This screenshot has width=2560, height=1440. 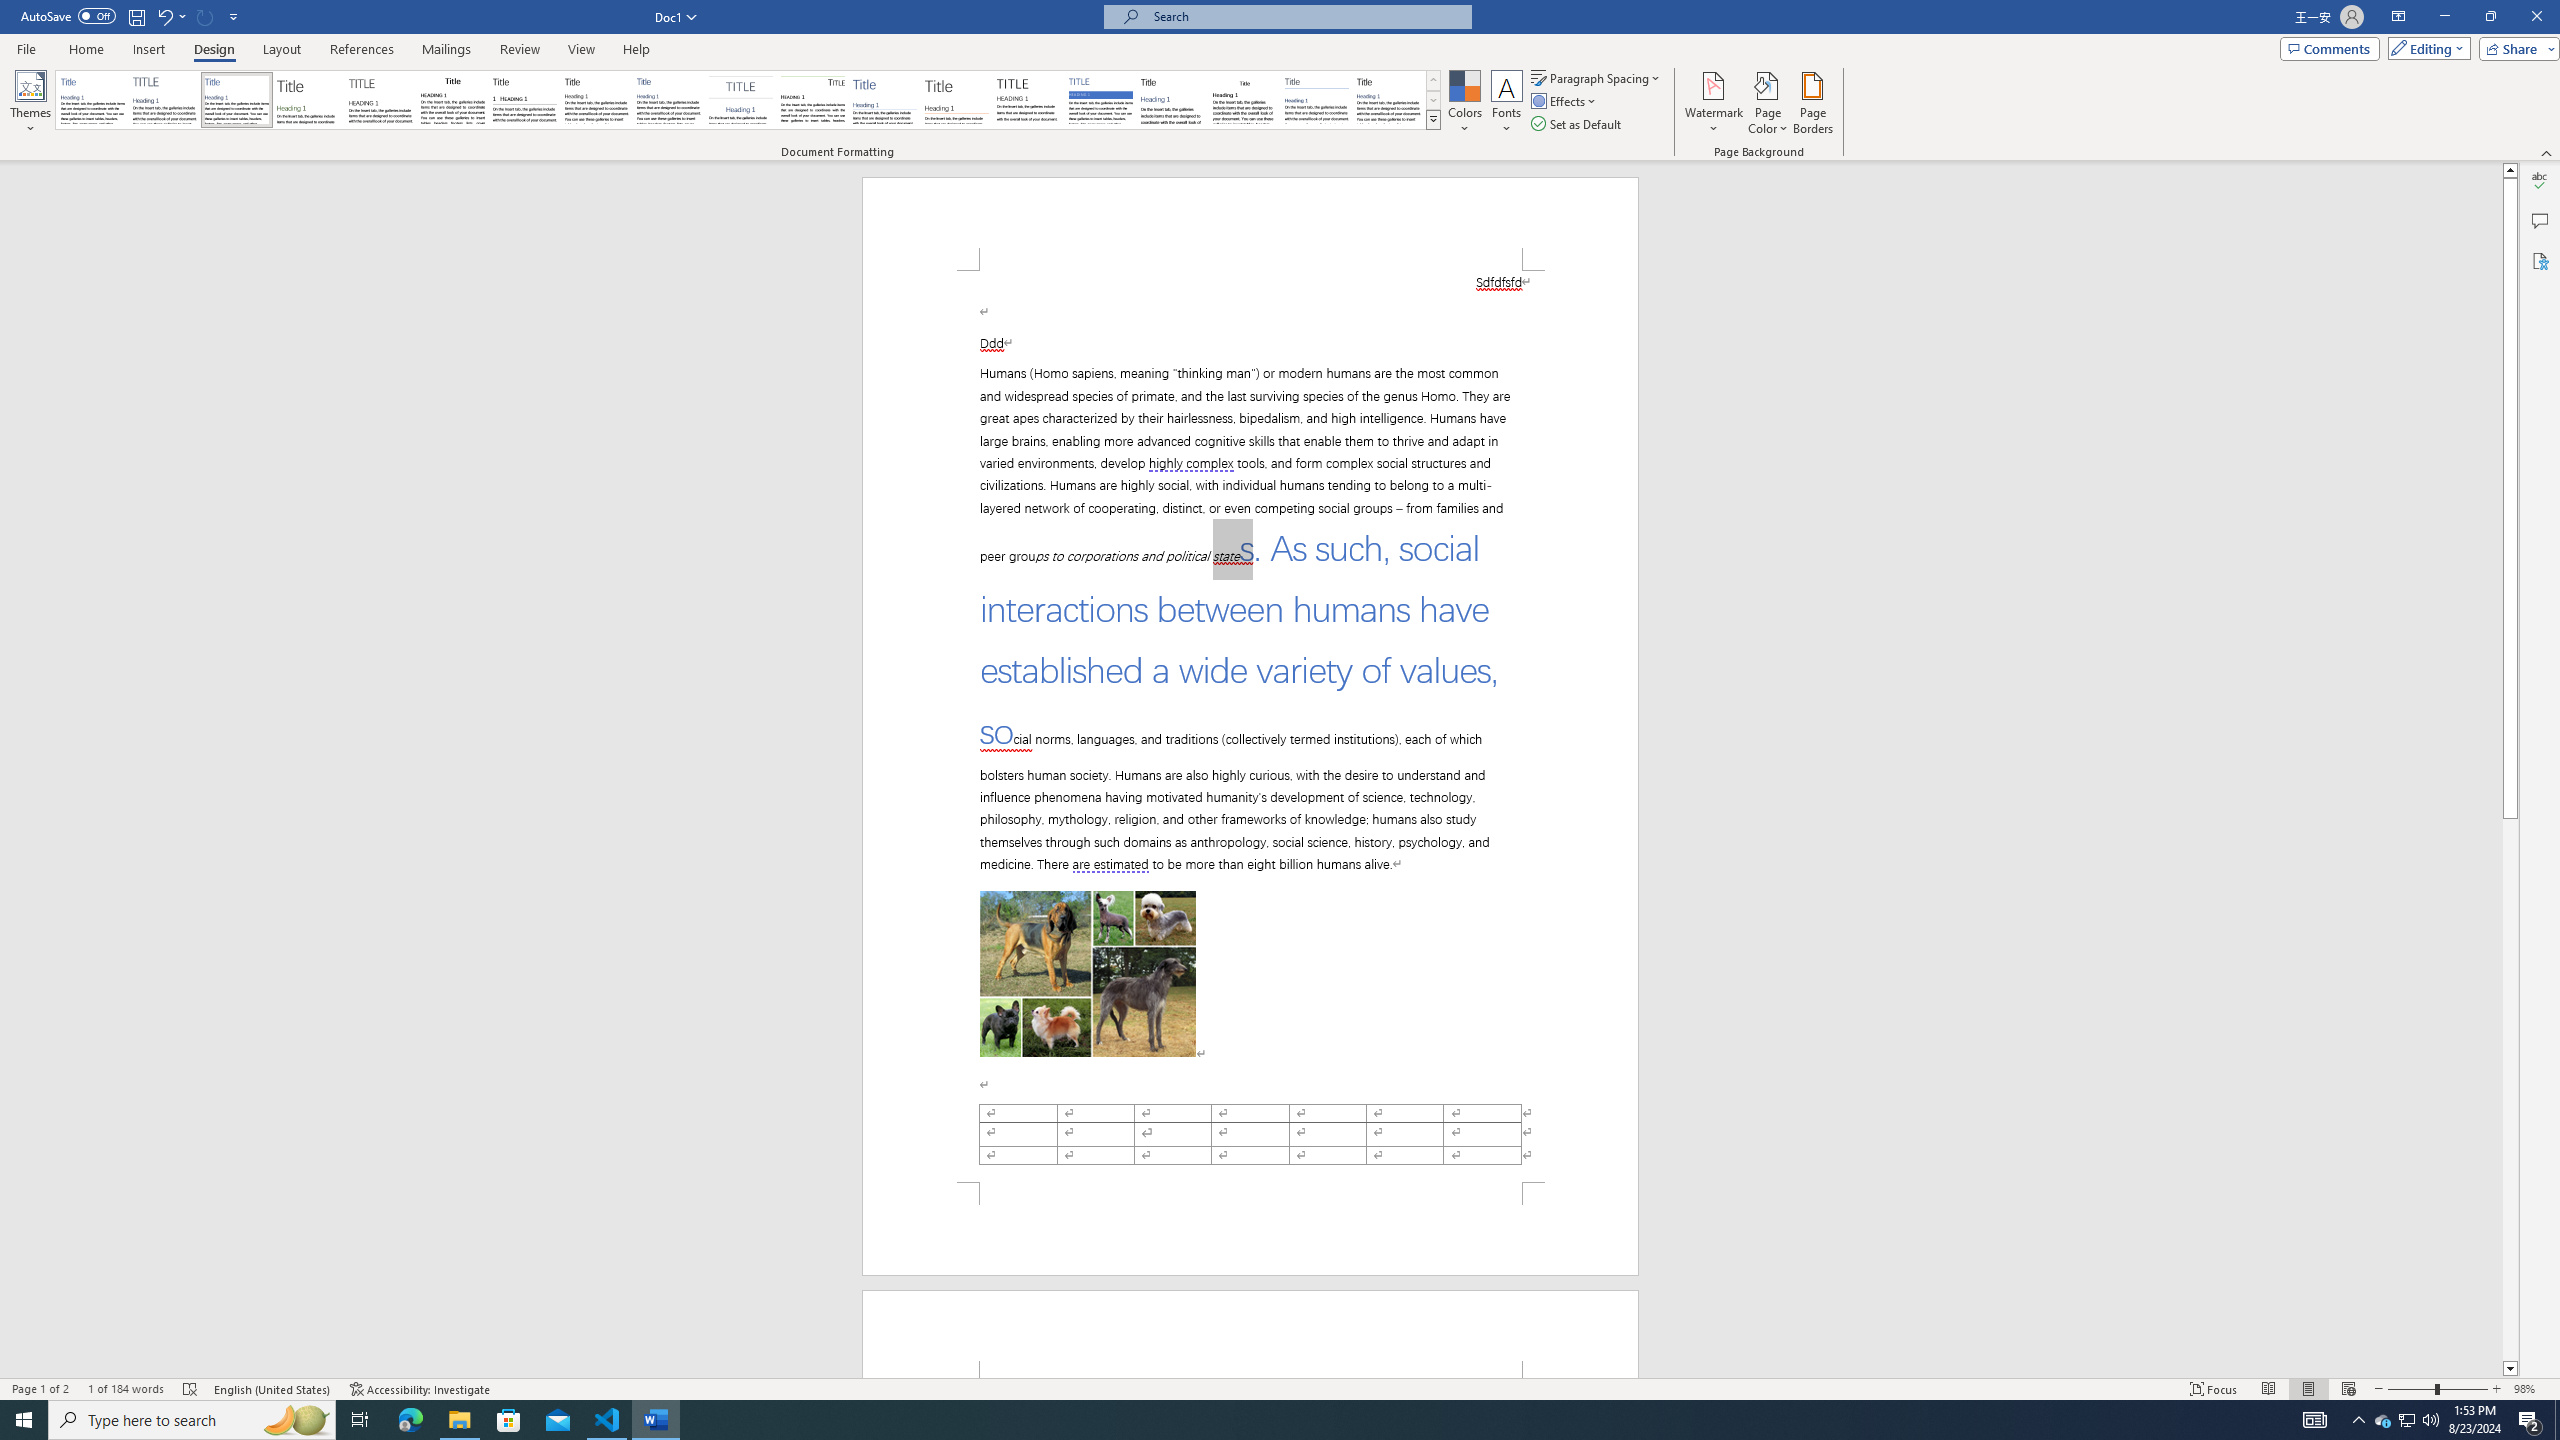 I want to click on 'Accessibility', so click(x=2539, y=260).